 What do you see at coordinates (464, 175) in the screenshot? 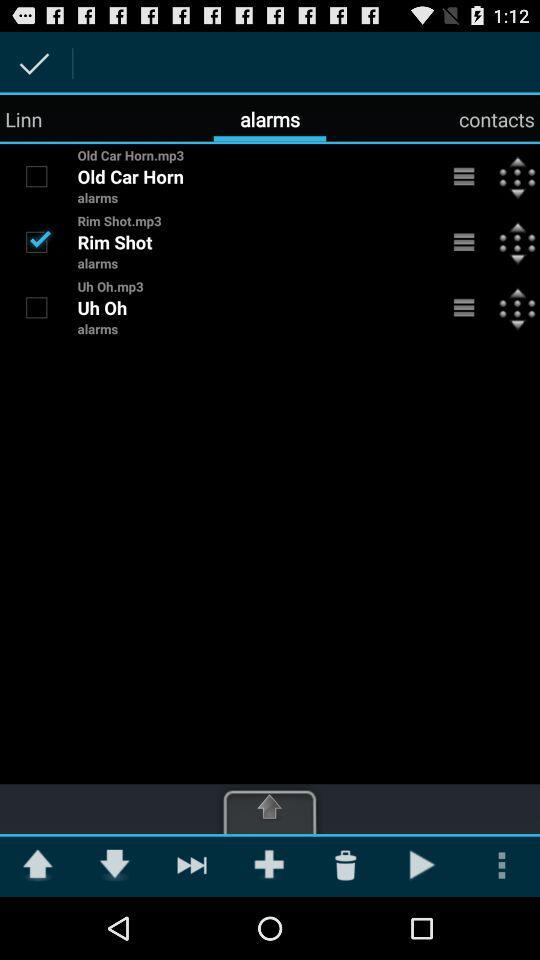
I see `more options` at bounding box center [464, 175].